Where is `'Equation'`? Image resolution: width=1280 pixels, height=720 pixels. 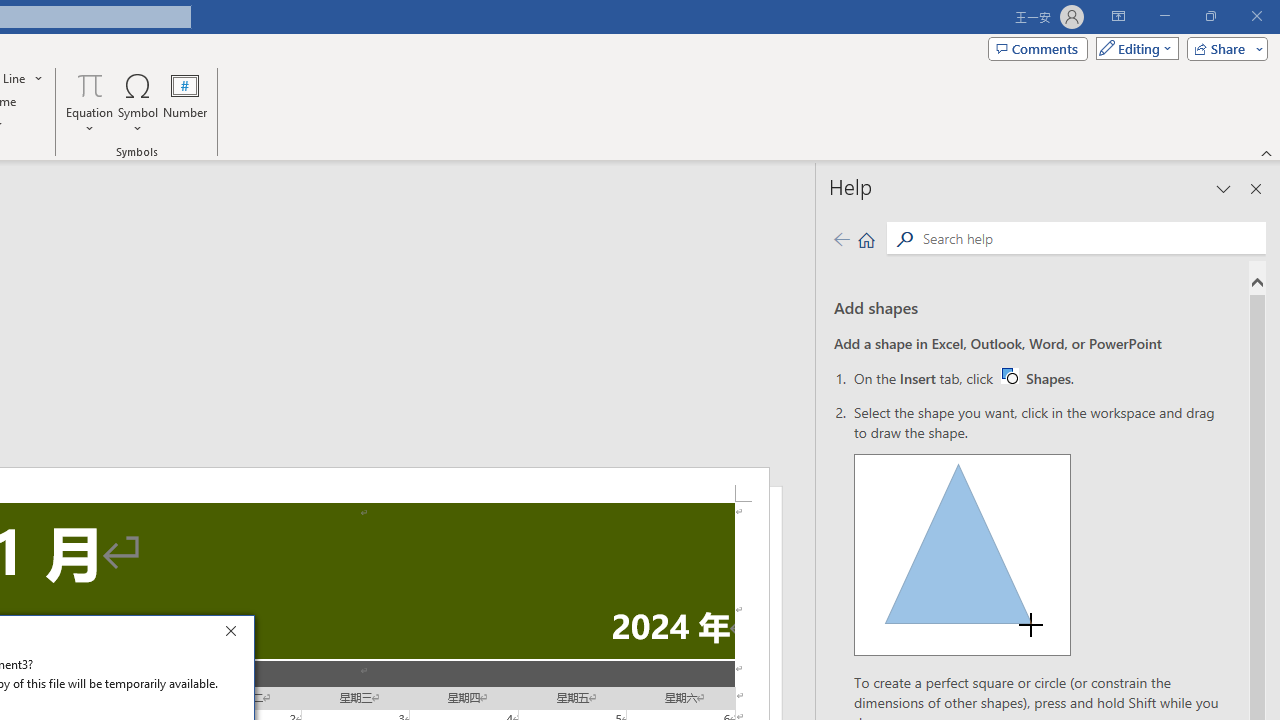
'Equation' is located at coordinates (89, 103).